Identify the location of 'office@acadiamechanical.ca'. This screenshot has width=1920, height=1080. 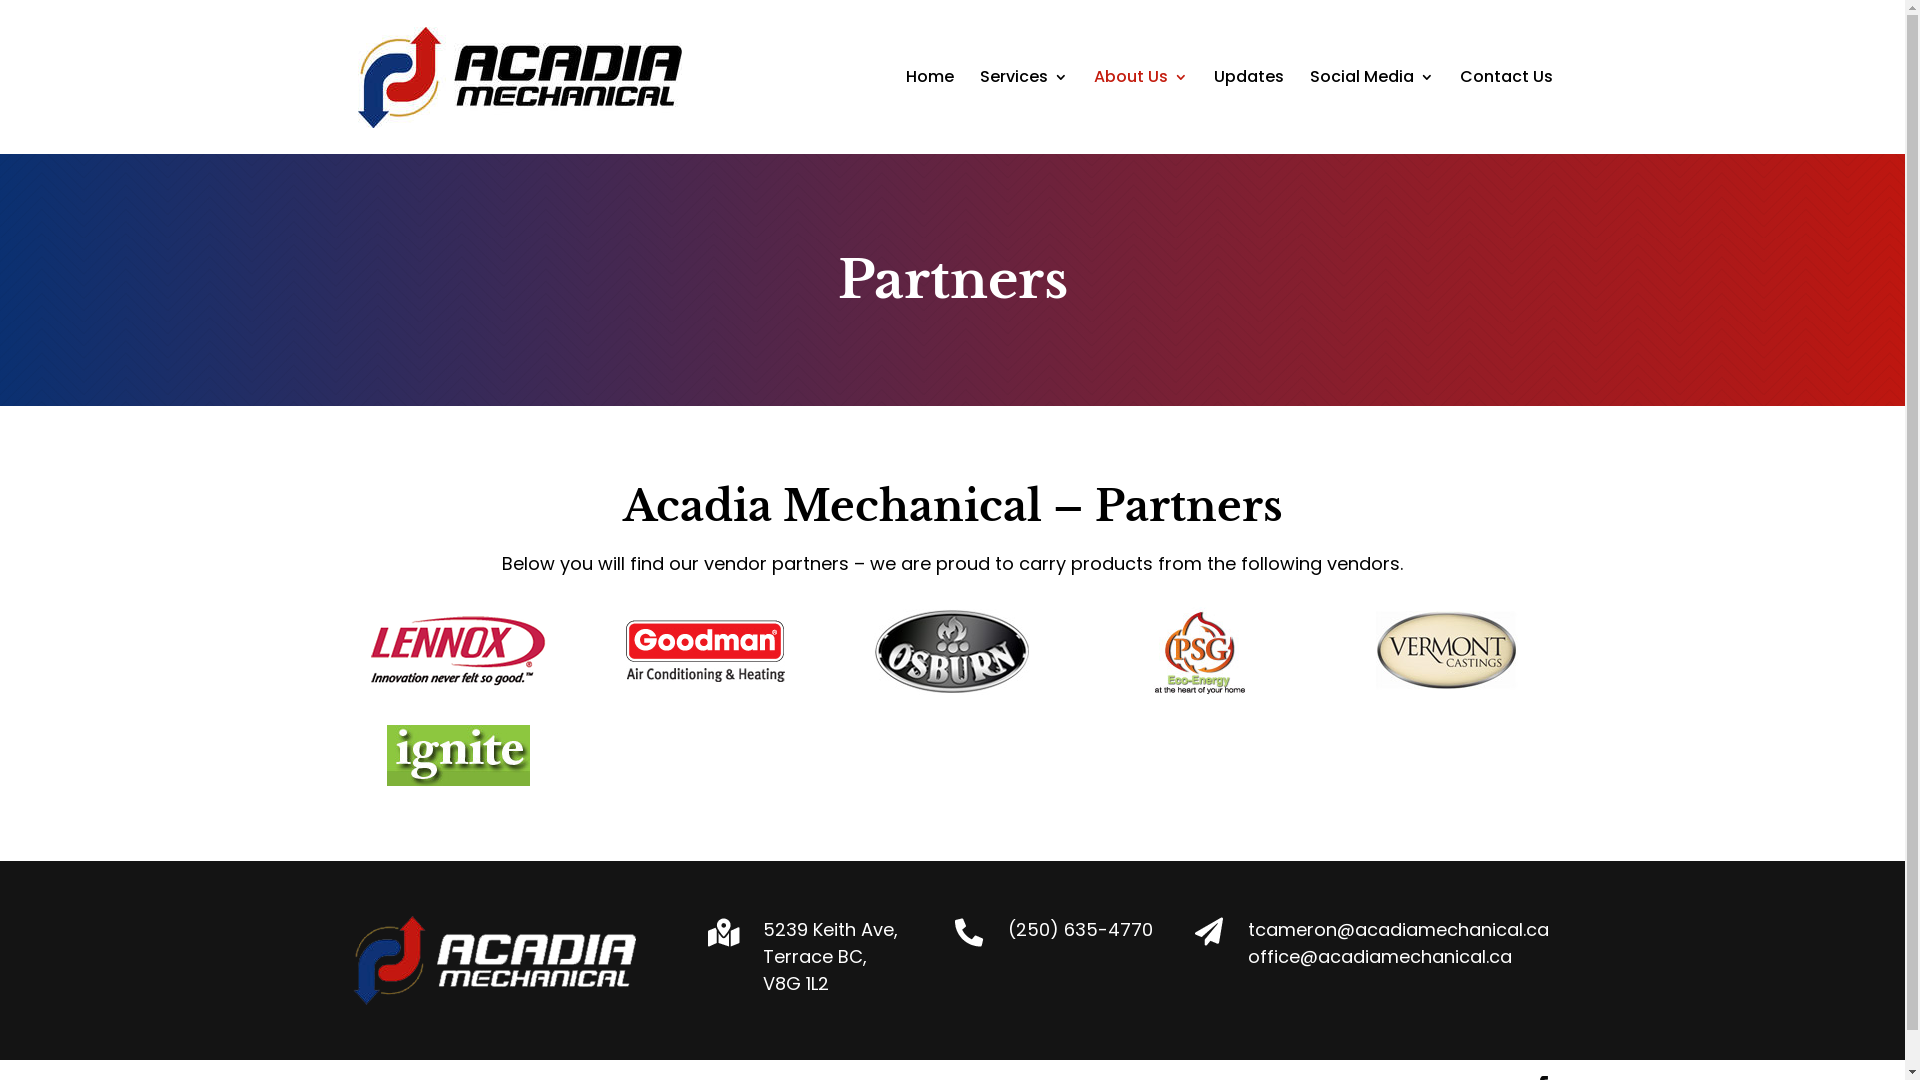
(1379, 955).